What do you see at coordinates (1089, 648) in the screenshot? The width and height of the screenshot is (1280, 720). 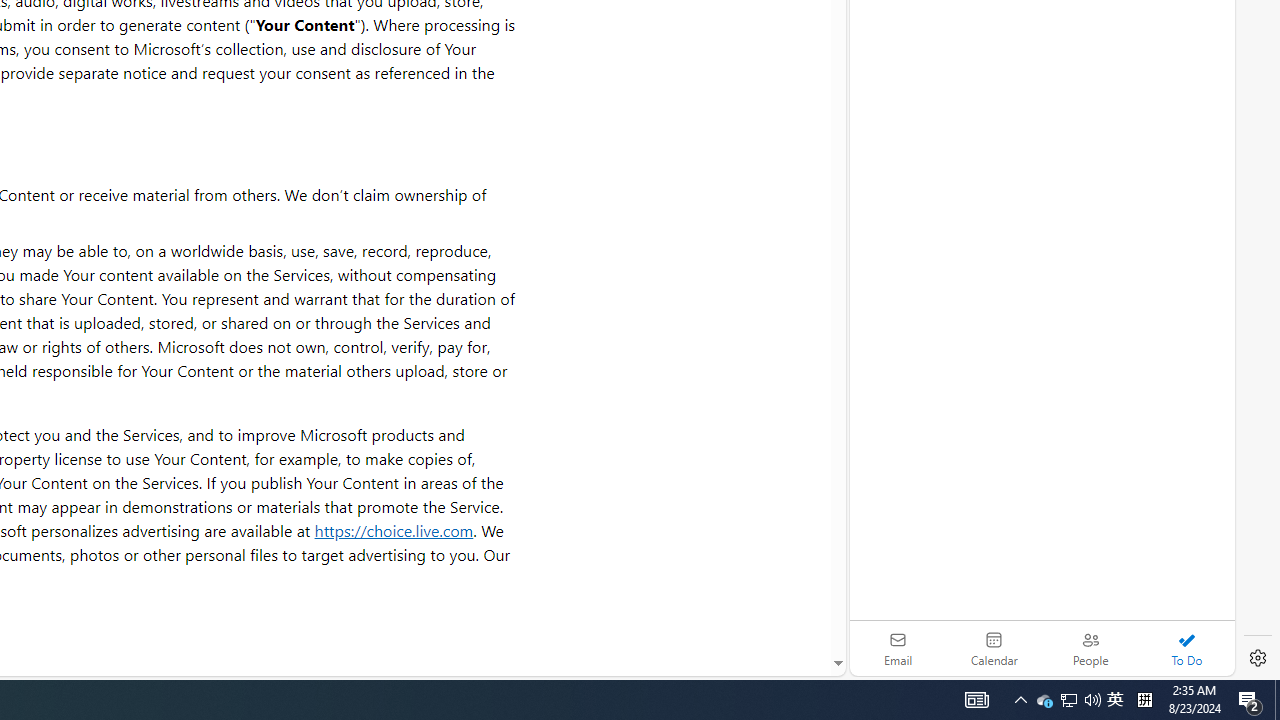 I see `'People'` at bounding box center [1089, 648].